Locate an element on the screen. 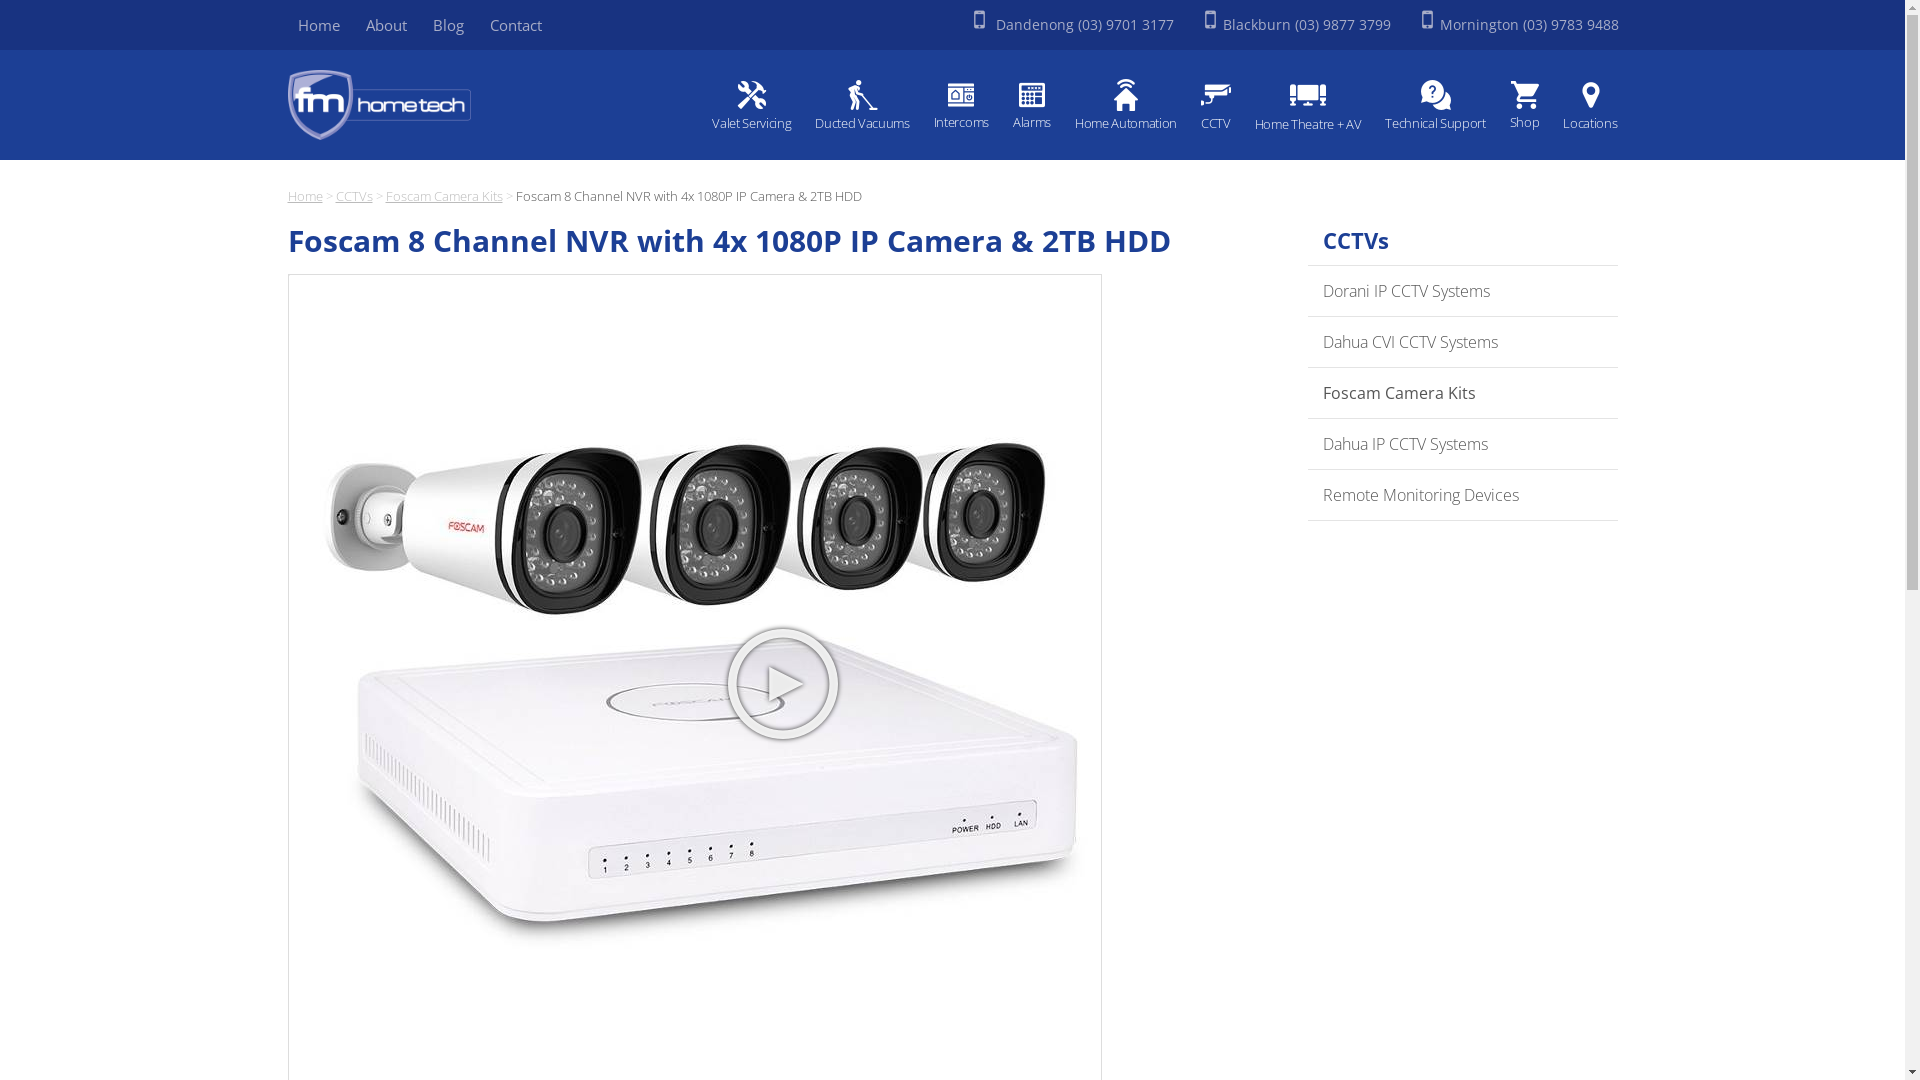 The width and height of the screenshot is (1920, 1080). 'Foscam Camera Kits' is located at coordinates (1463, 393).